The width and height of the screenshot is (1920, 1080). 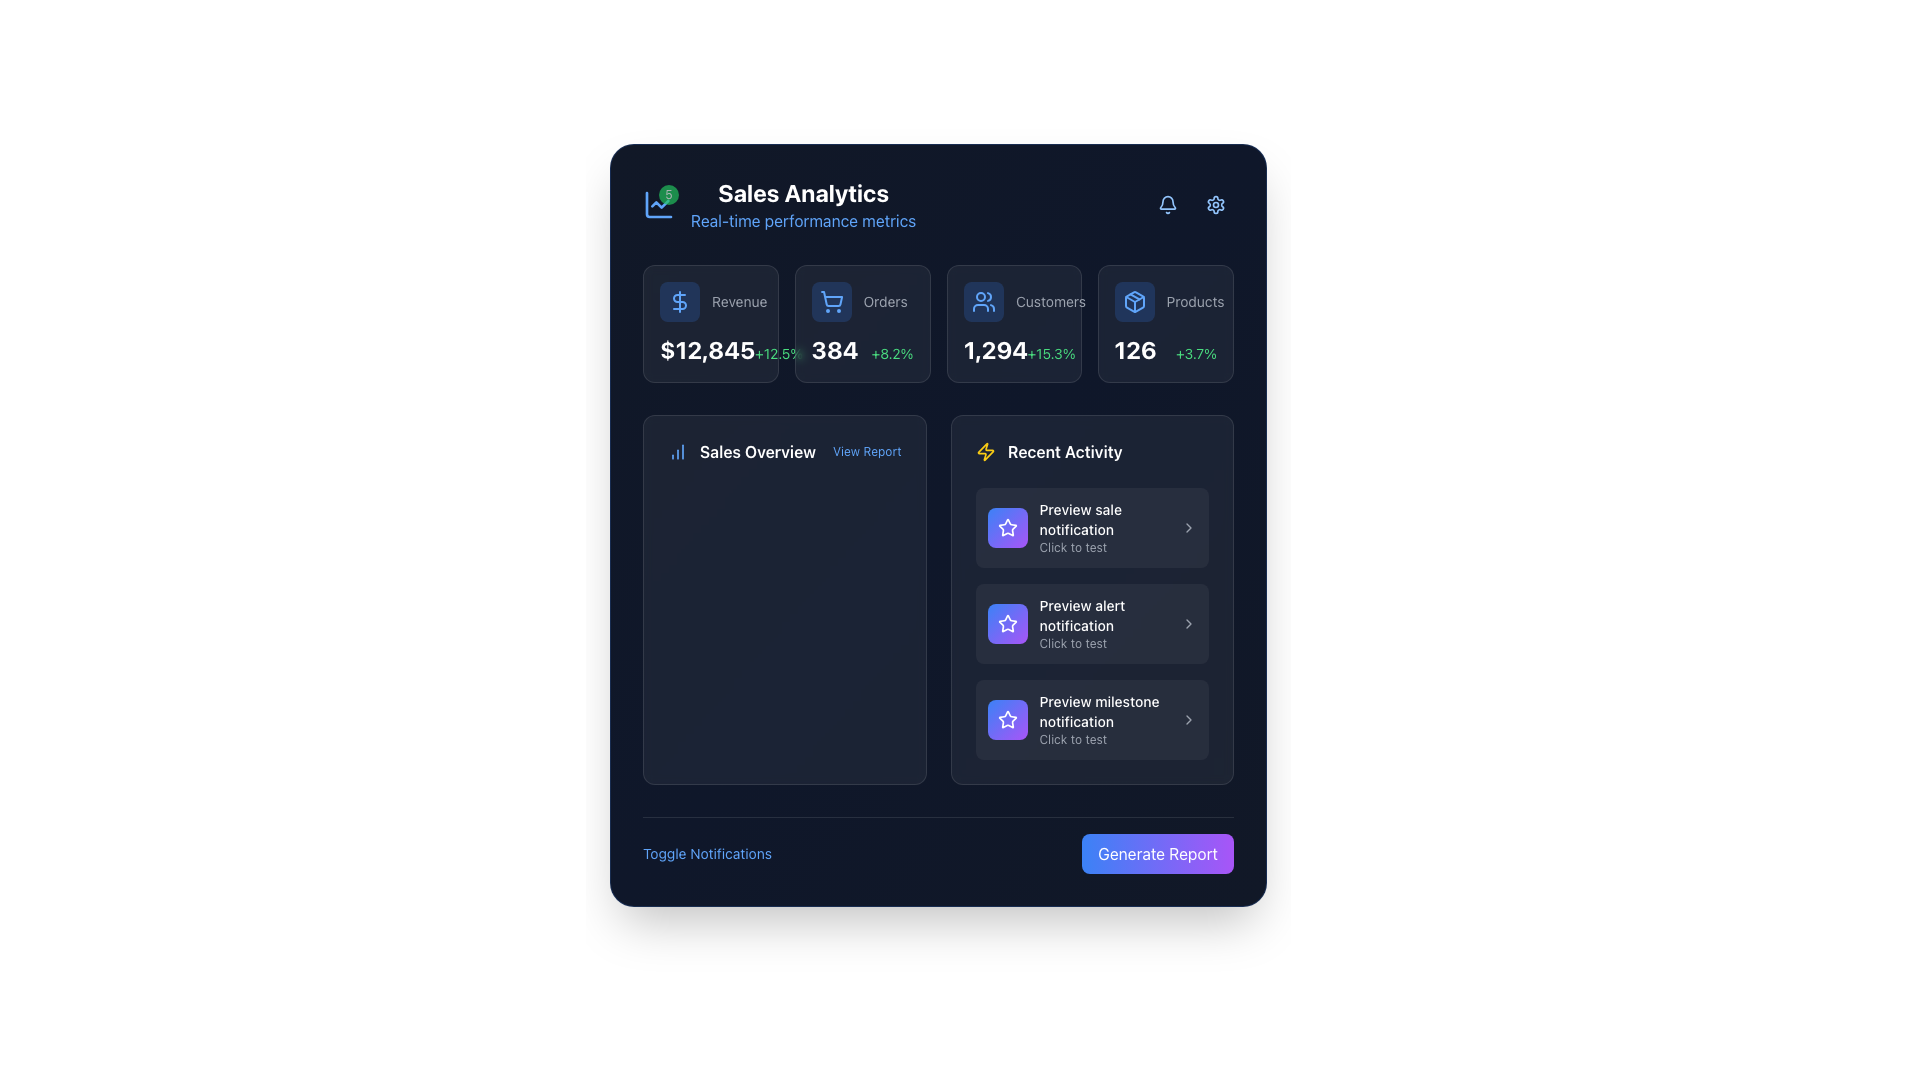 I want to click on the text label indicating percentage change or growth next to '1,294' in the 'Customers' card located in the top row of performance metrics, so click(x=1050, y=353).